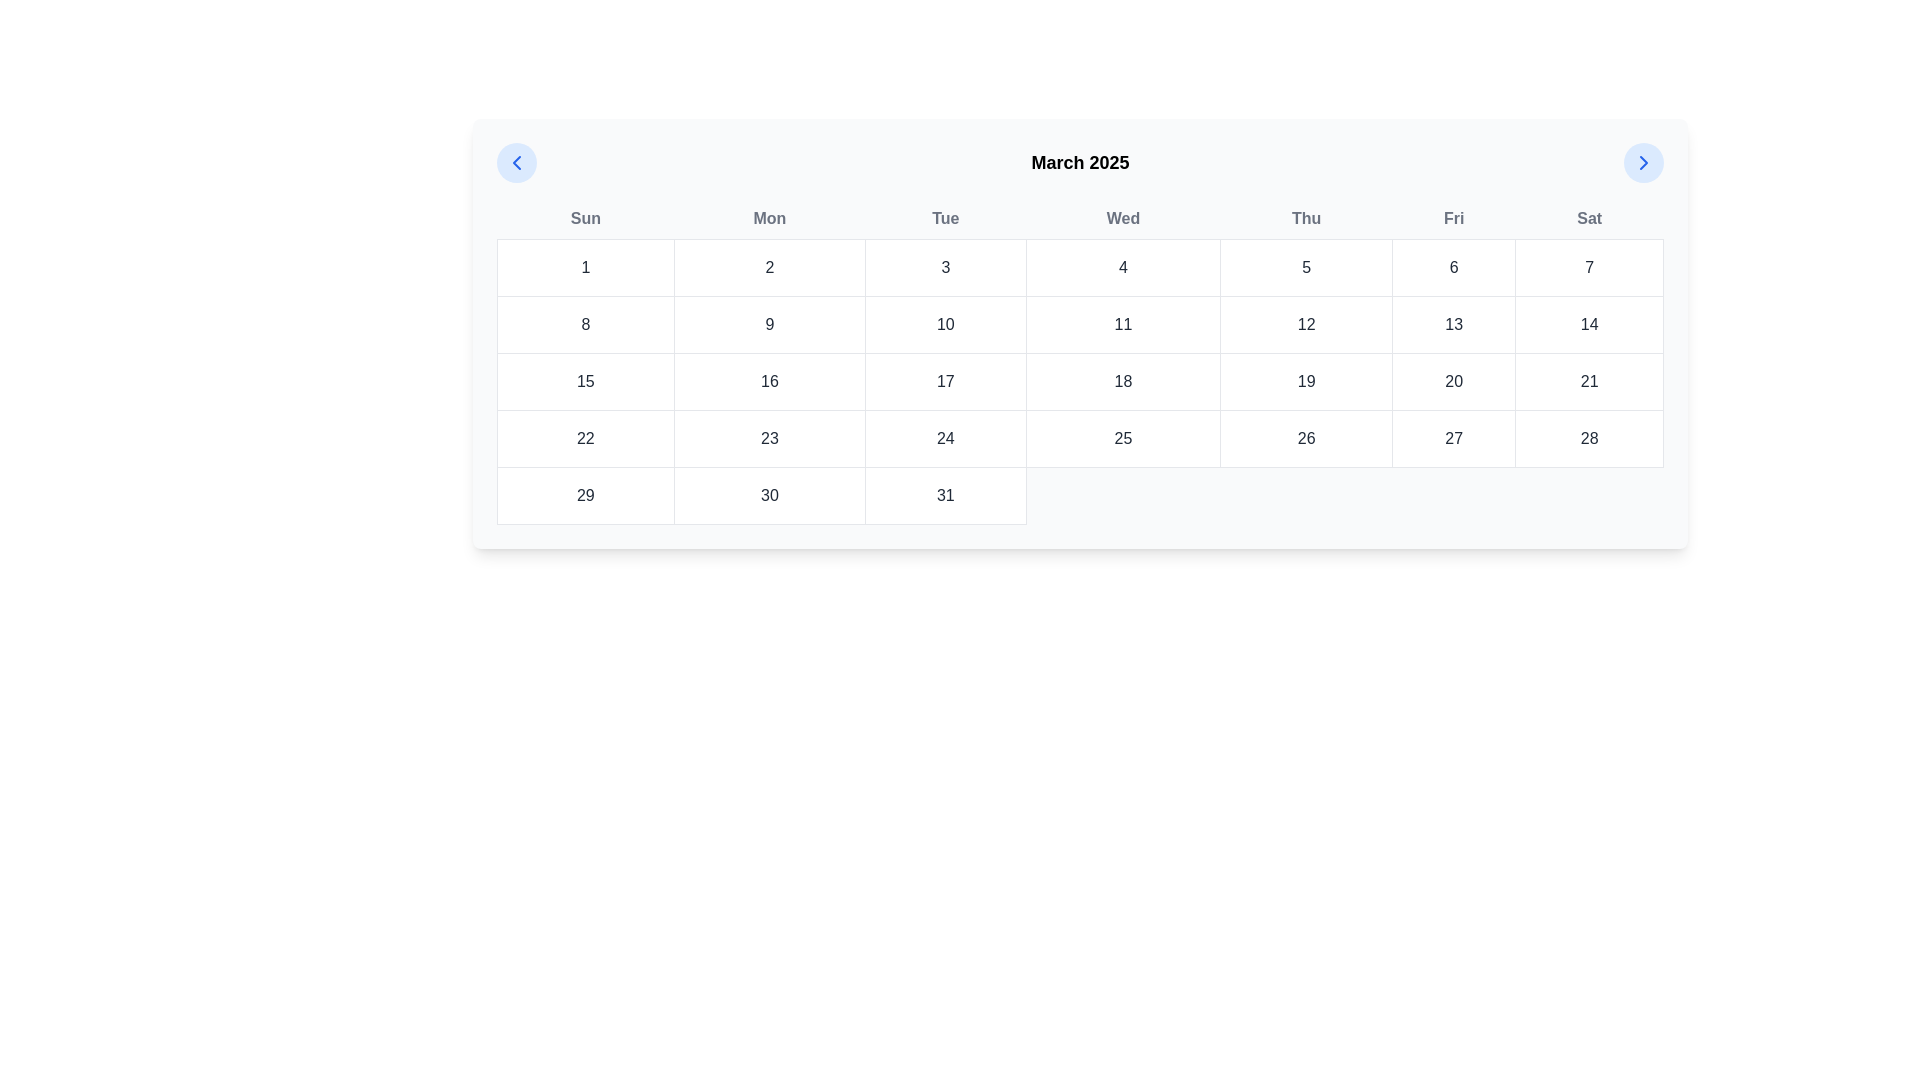 The height and width of the screenshot is (1080, 1920). I want to click on the calendar date cell element representing the date '20', located in the fifth row under the Friday column, between '19' and '21', so click(1454, 381).